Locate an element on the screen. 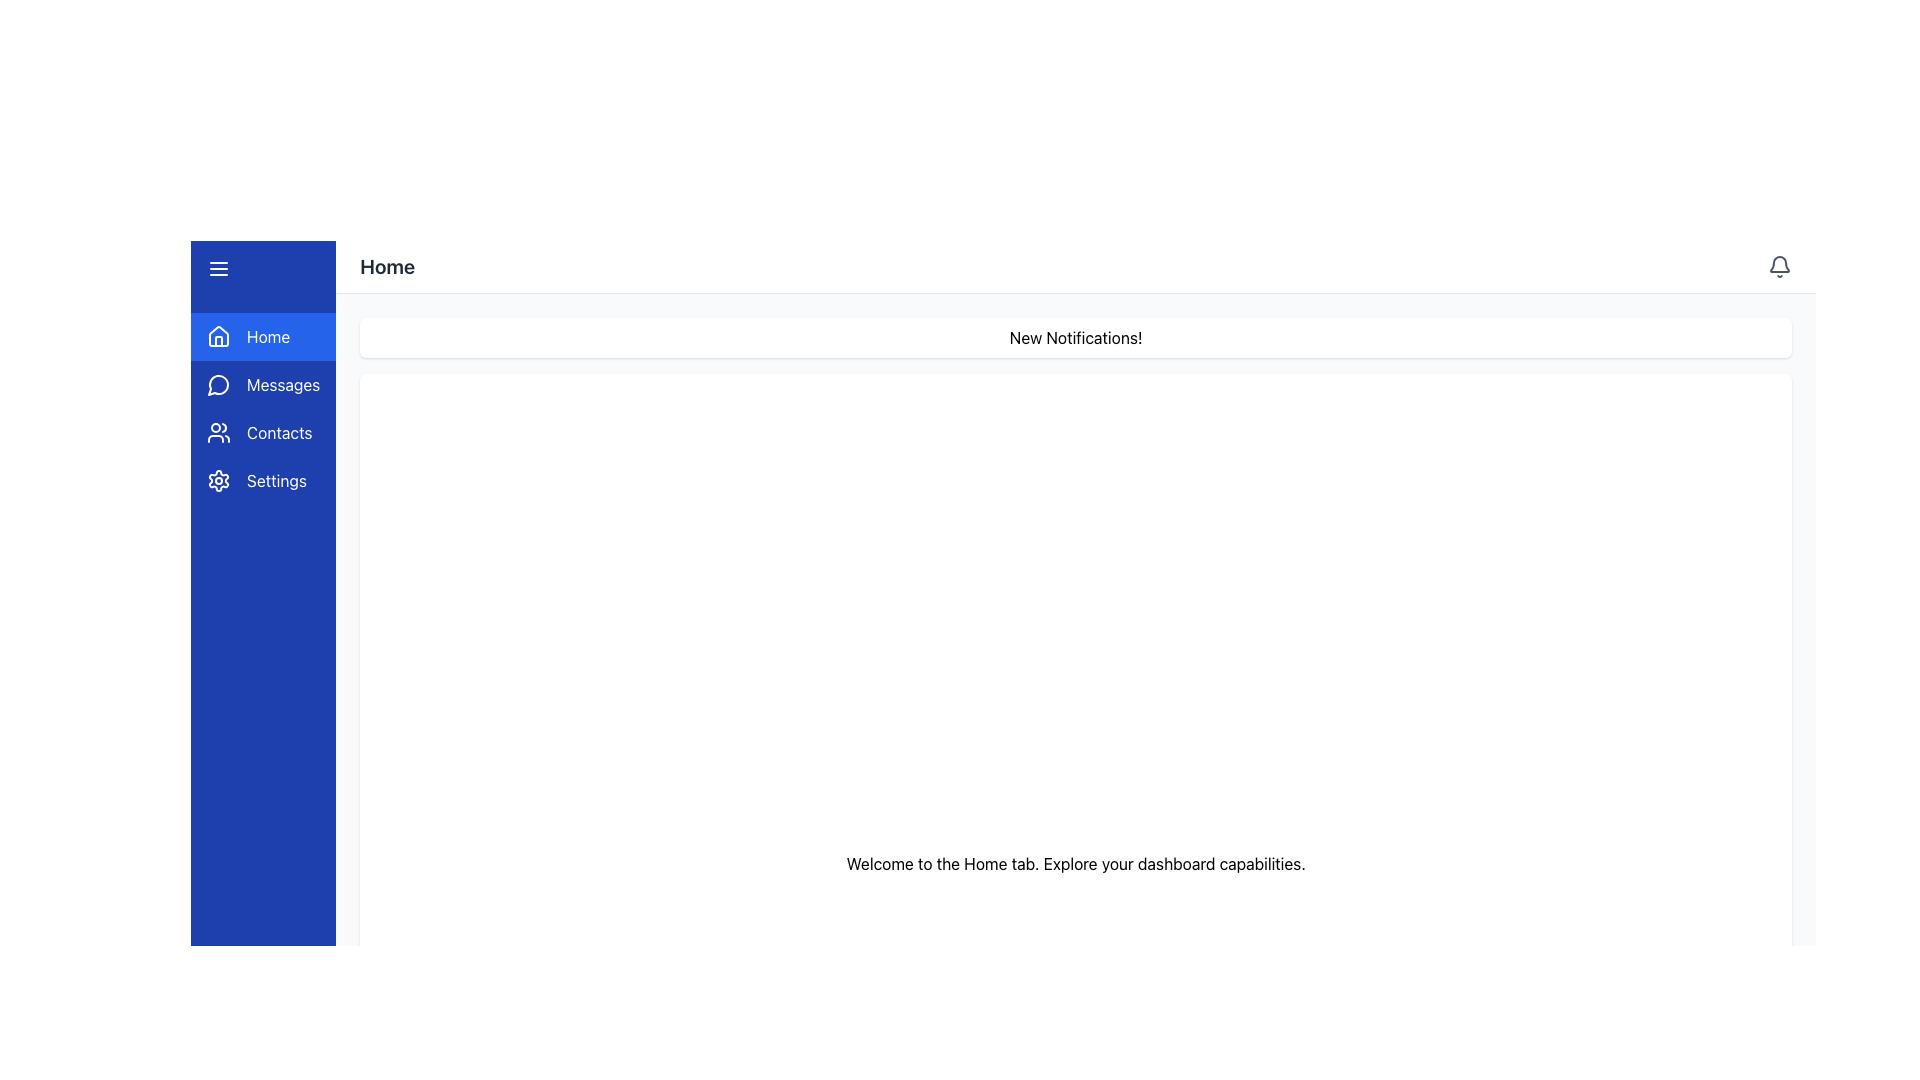 The width and height of the screenshot is (1920, 1080). the circular icon resembling a speech or messaging bubble in the vertical navigation menu, located next to the 'Messages' label is located at coordinates (219, 385).